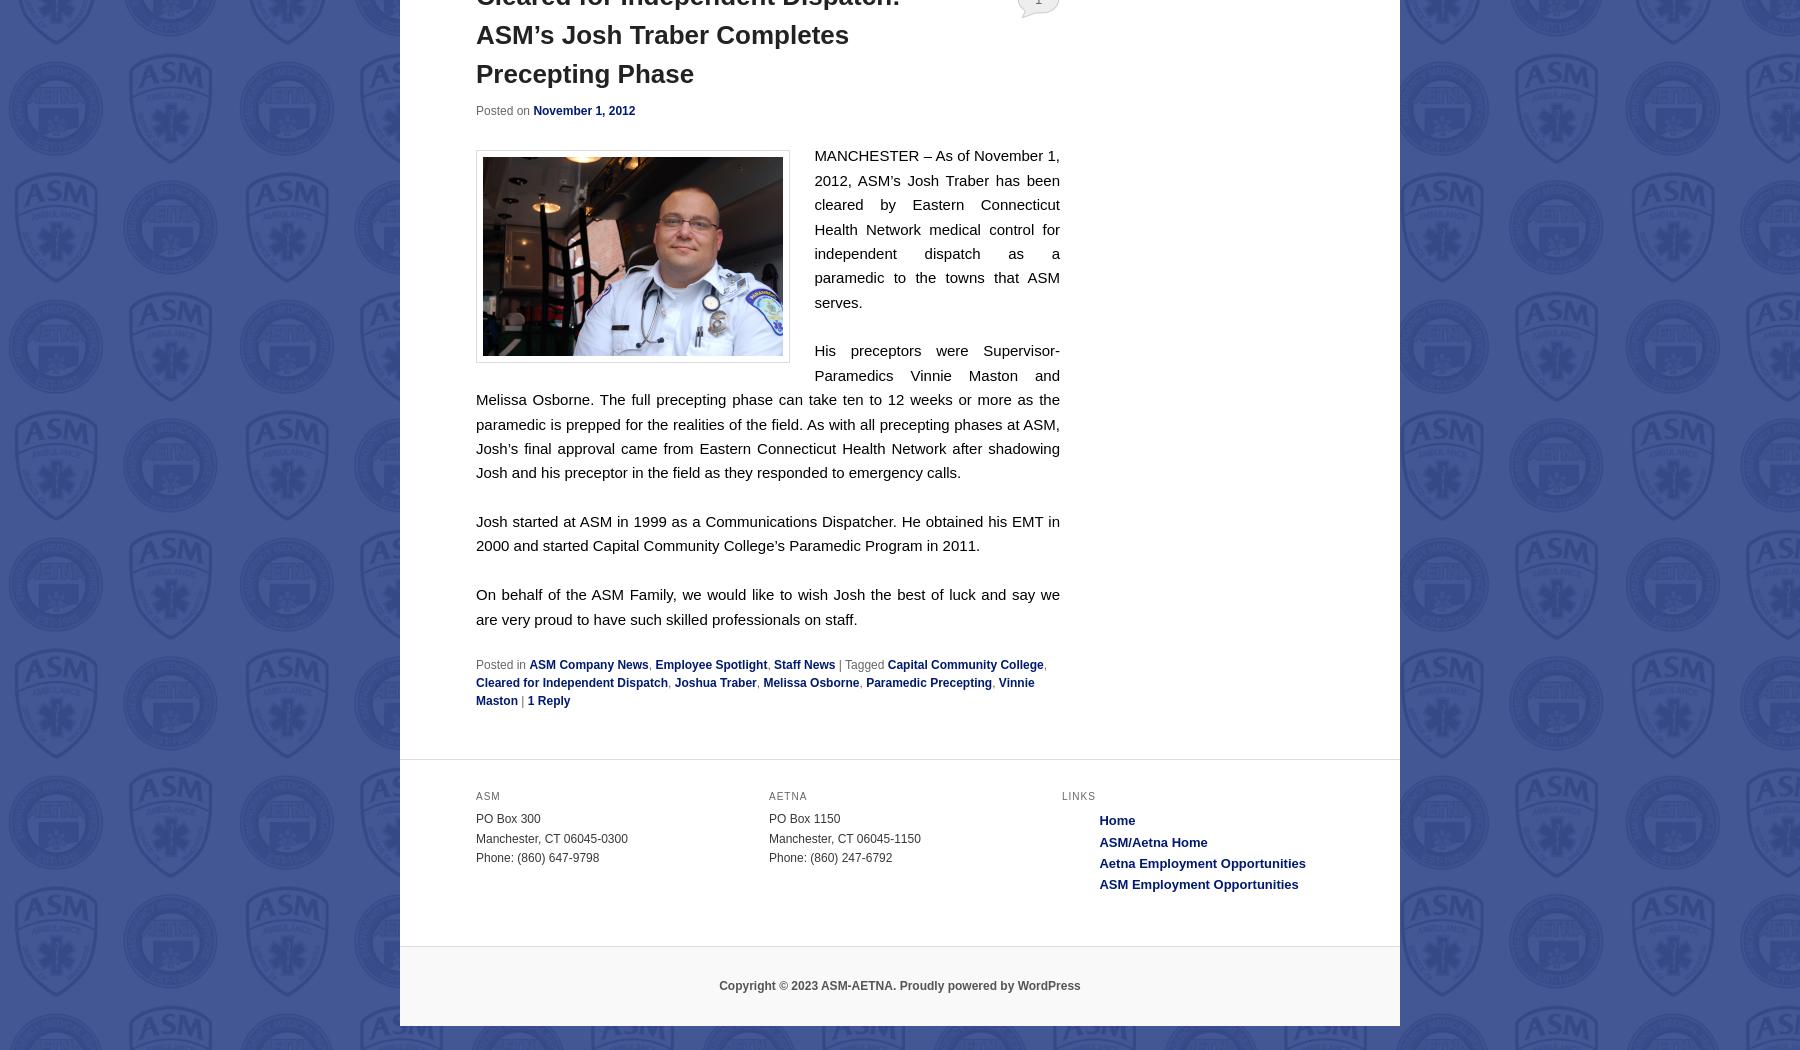 This screenshot has width=1800, height=1050. Describe the element at coordinates (550, 838) in the screenshot. I see `'Manchester, CT 06045-0300'` at that location.